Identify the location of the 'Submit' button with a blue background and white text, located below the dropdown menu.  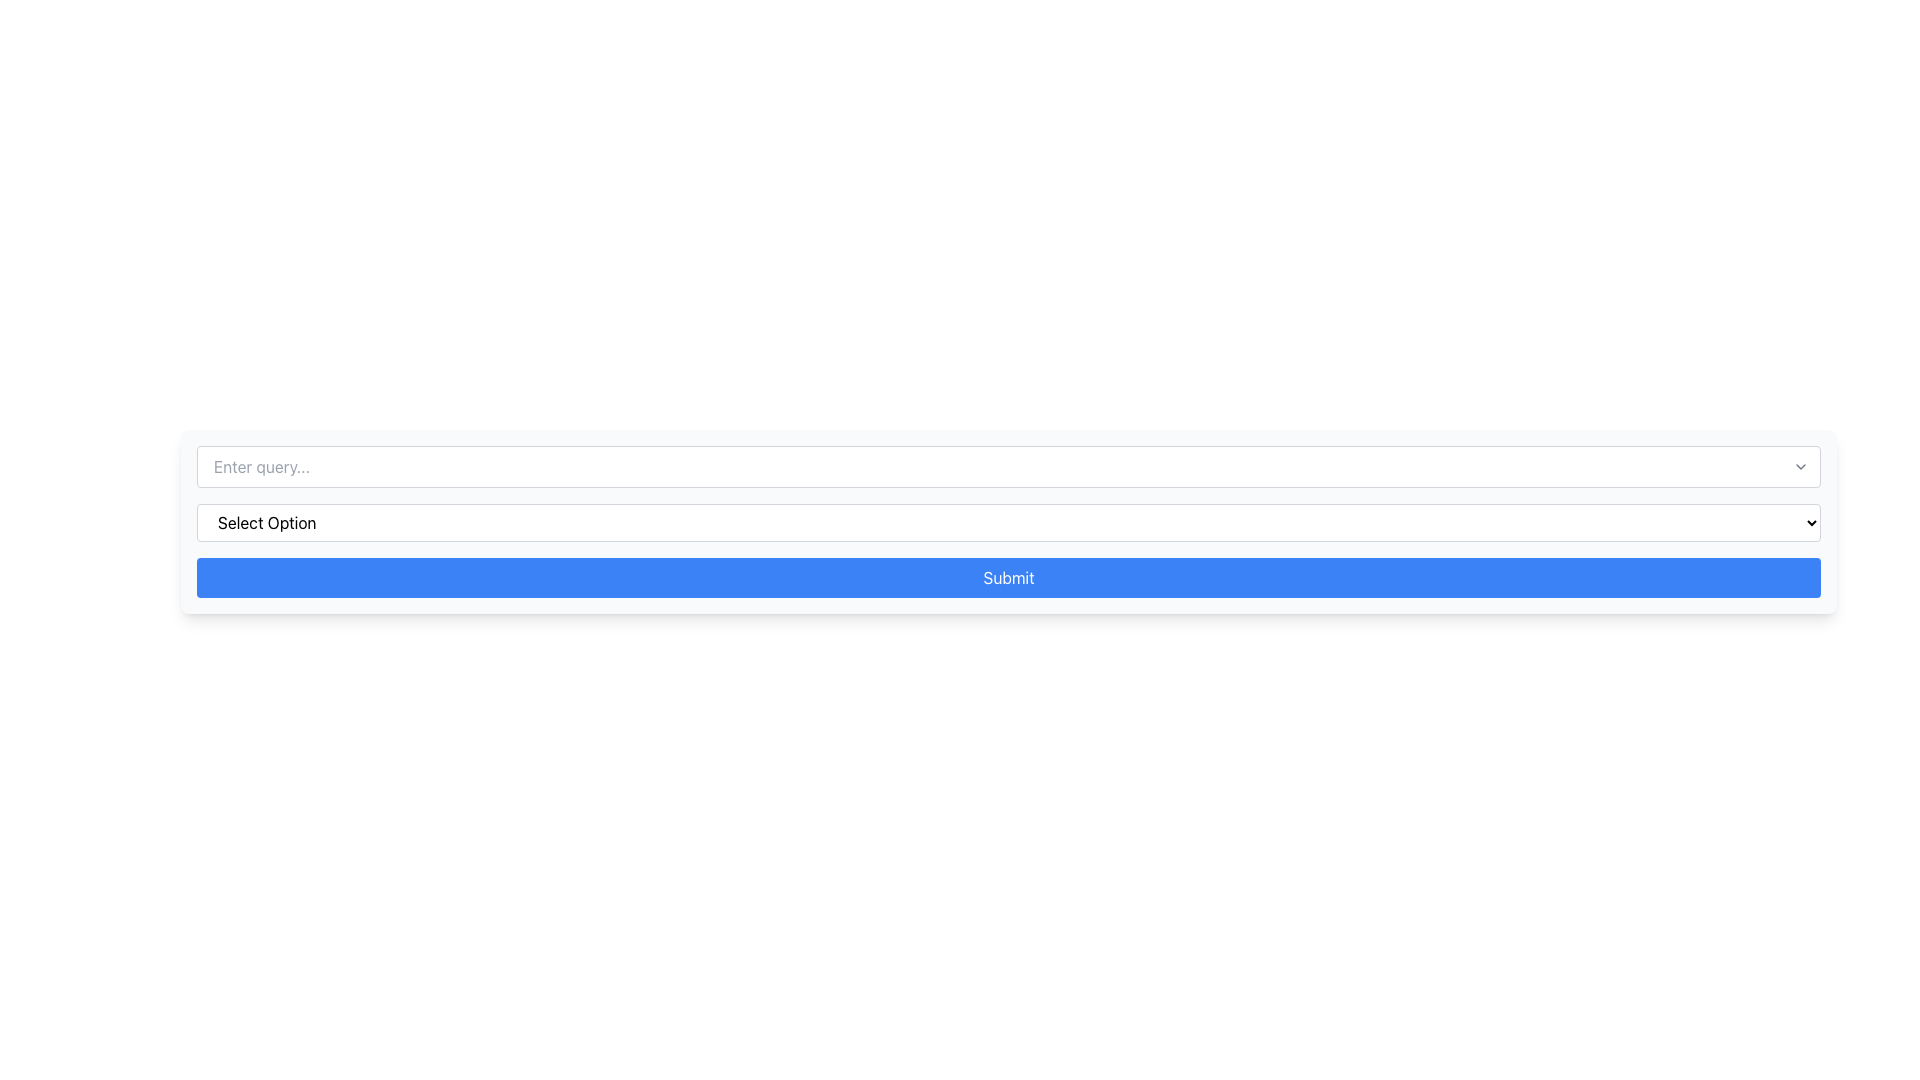
(1008, 578).